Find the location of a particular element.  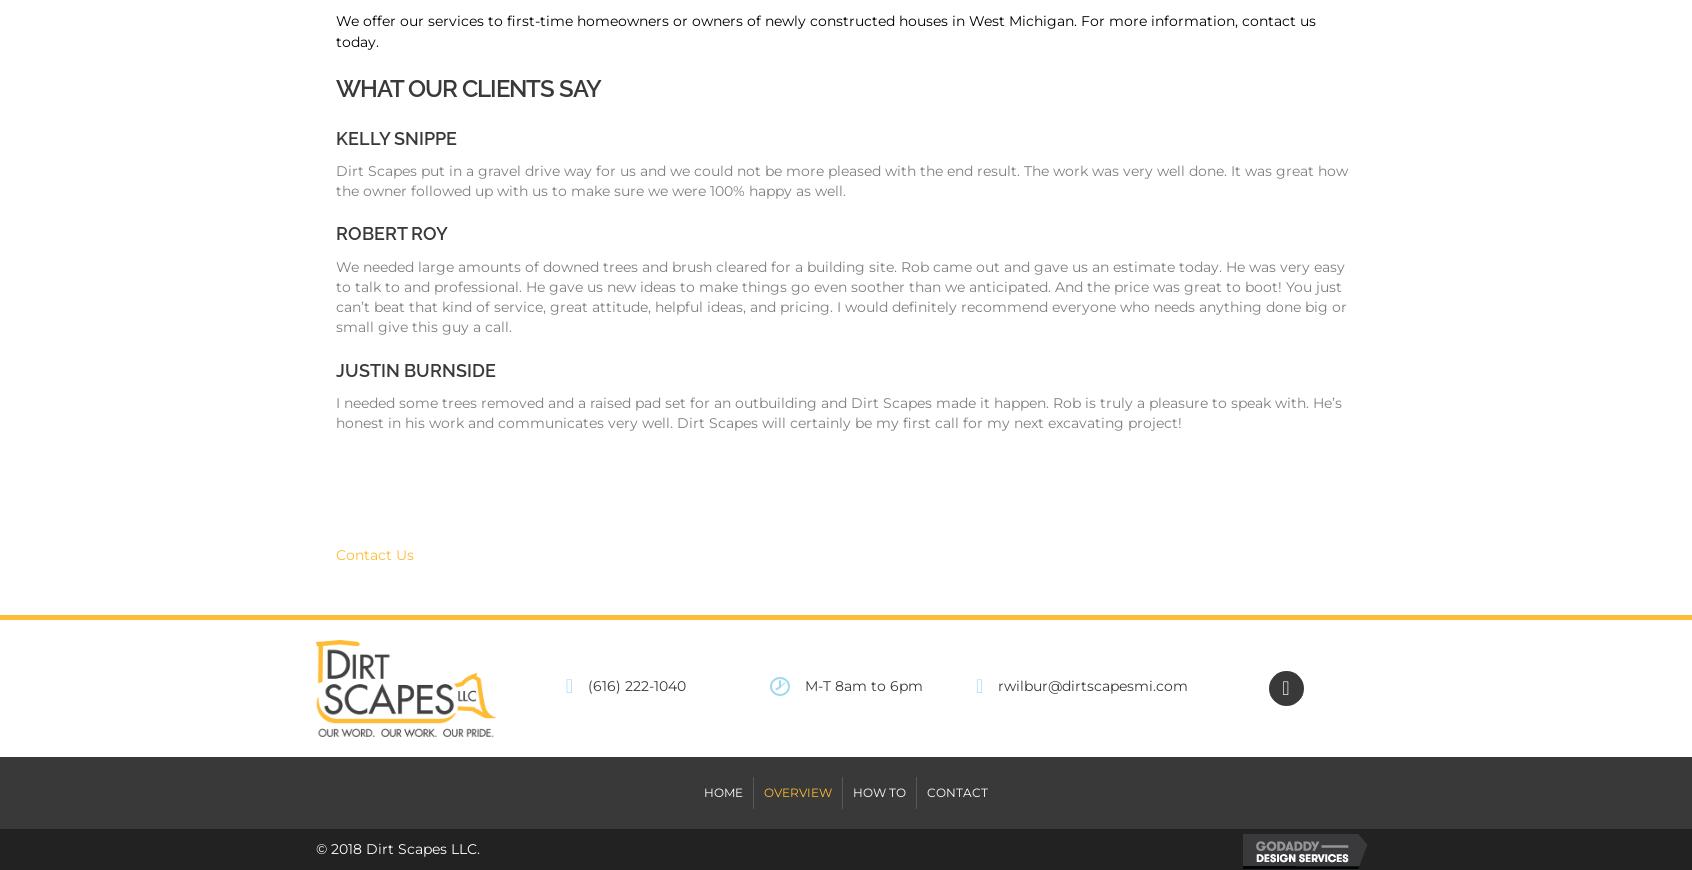

'Overview' is located at coordinates (797, 792).